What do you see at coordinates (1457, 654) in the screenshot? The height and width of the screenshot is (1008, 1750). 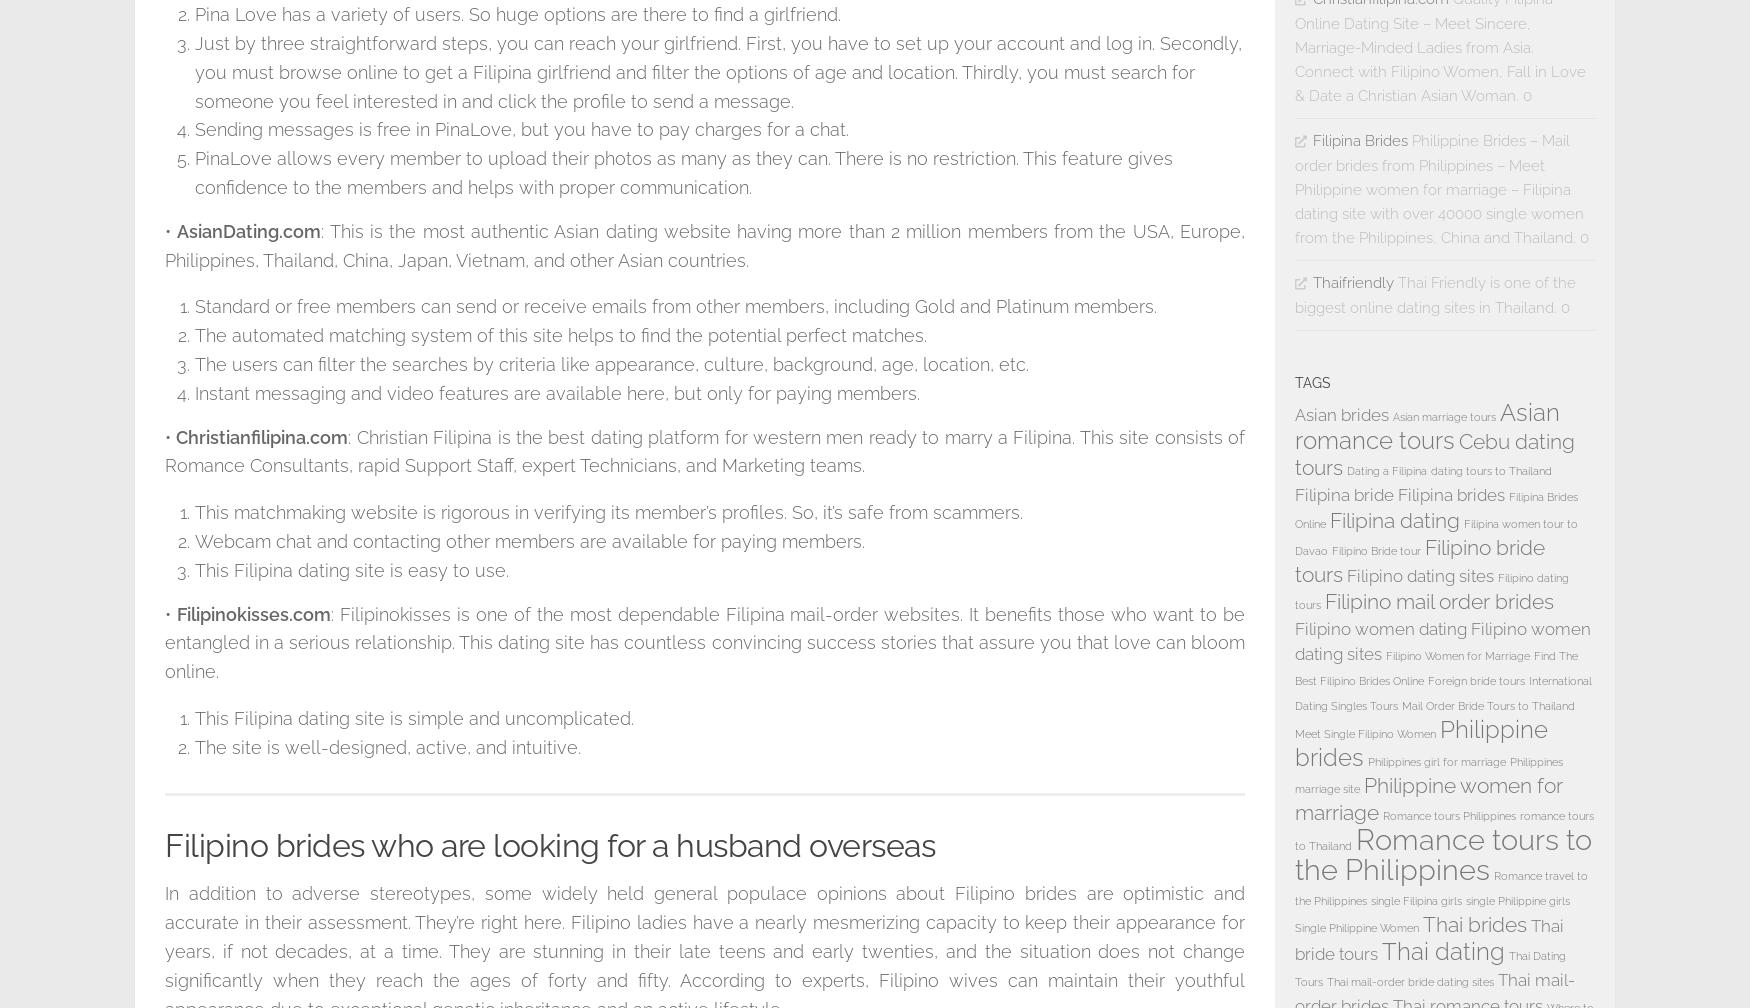 I see `'Filipino Women for Marriage'` at bounding box center [1457, 654].